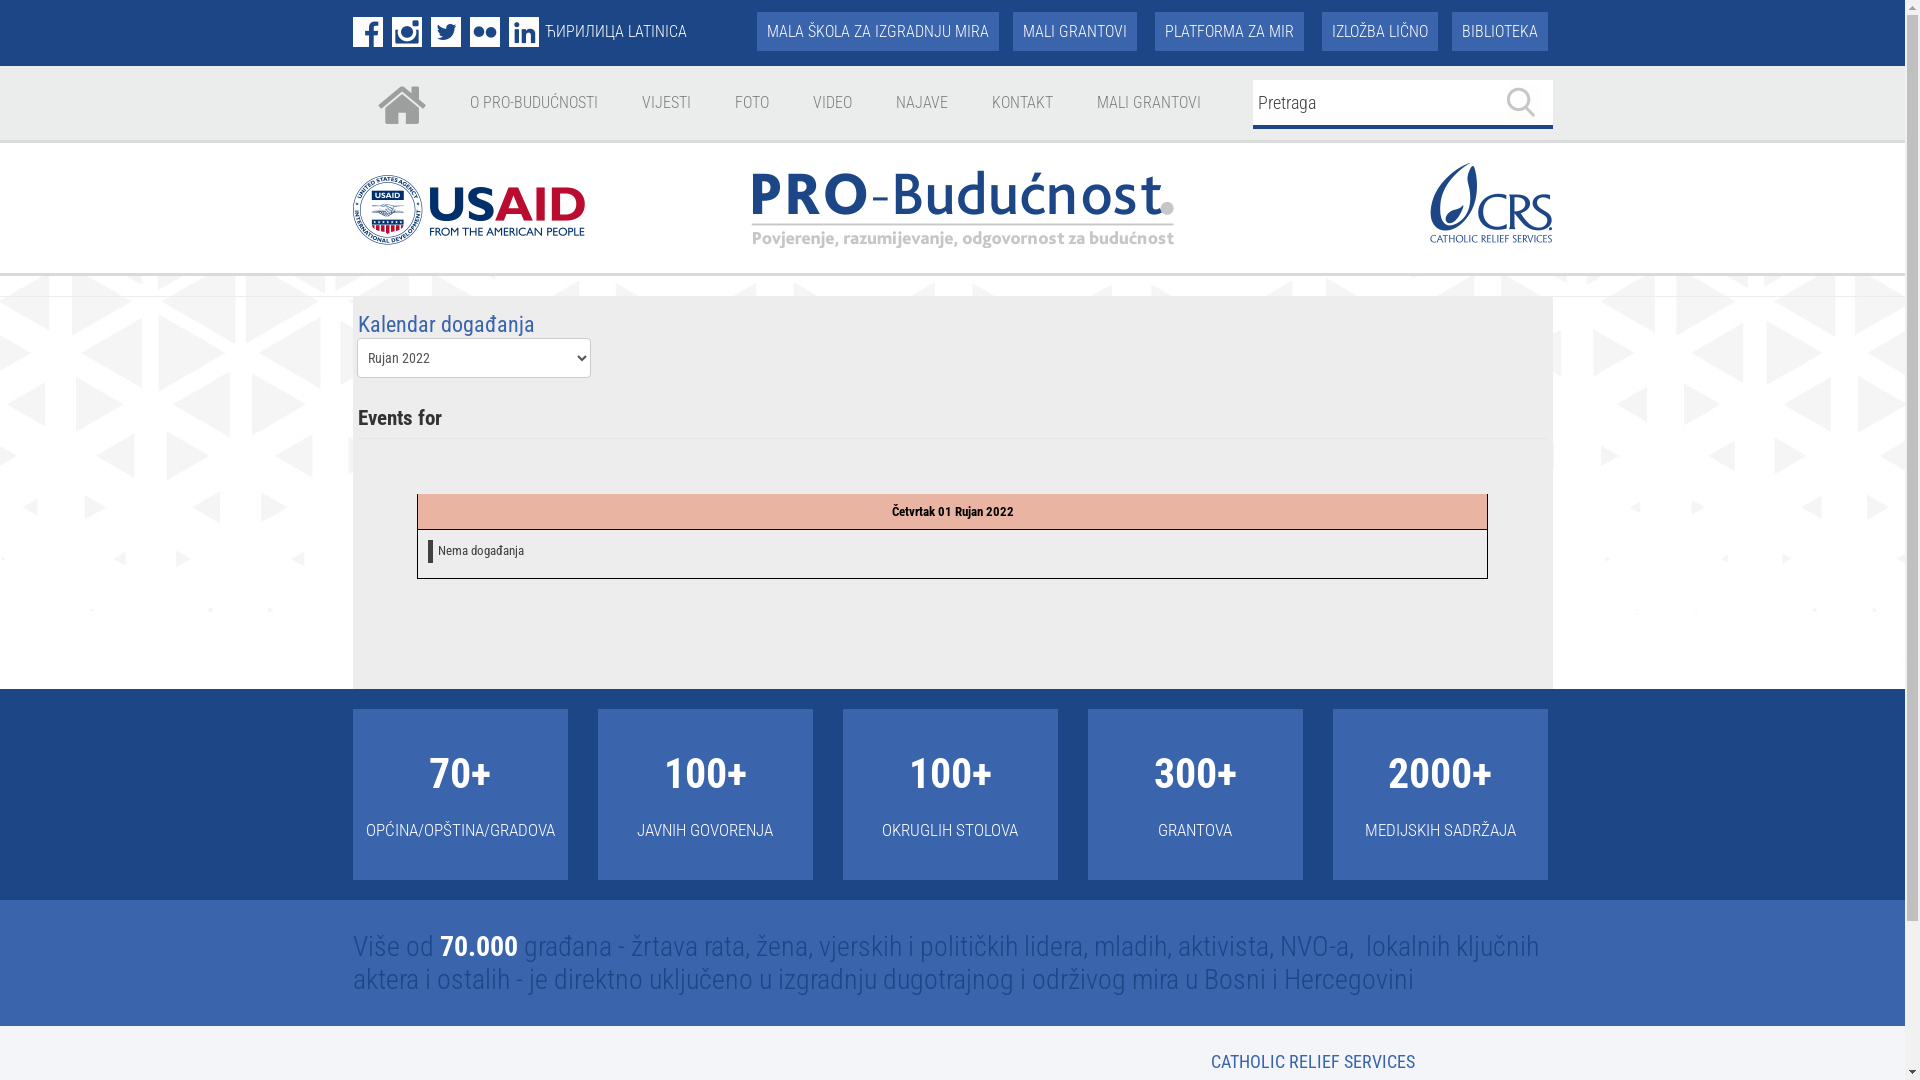 The image size is (1920, 1080). Describe the element at coordinates (1073, 31) in the screenshot. I see `'MALI GRANTOVI'` at that location.